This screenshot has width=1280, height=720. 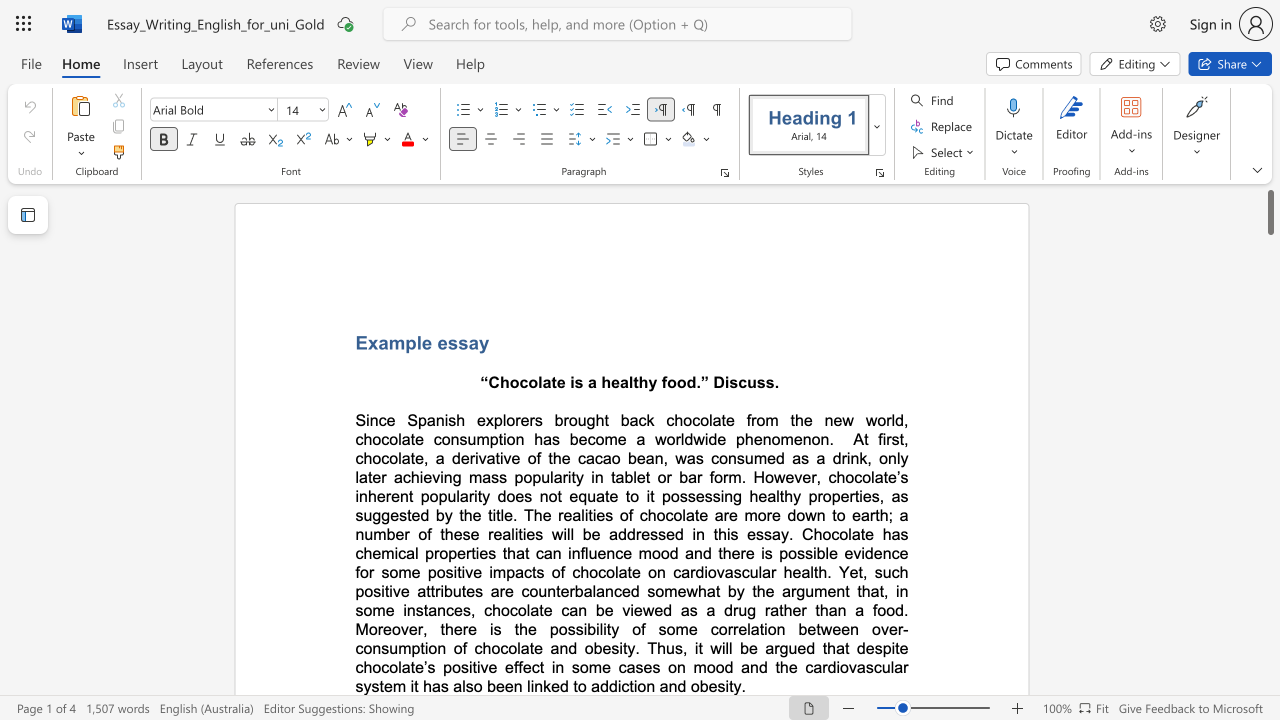 What do you see at coordinates (1269, 300) in the screenshot?
I see `the right-hand scrollbar to descend the page` at bounding box center [1269, 300].